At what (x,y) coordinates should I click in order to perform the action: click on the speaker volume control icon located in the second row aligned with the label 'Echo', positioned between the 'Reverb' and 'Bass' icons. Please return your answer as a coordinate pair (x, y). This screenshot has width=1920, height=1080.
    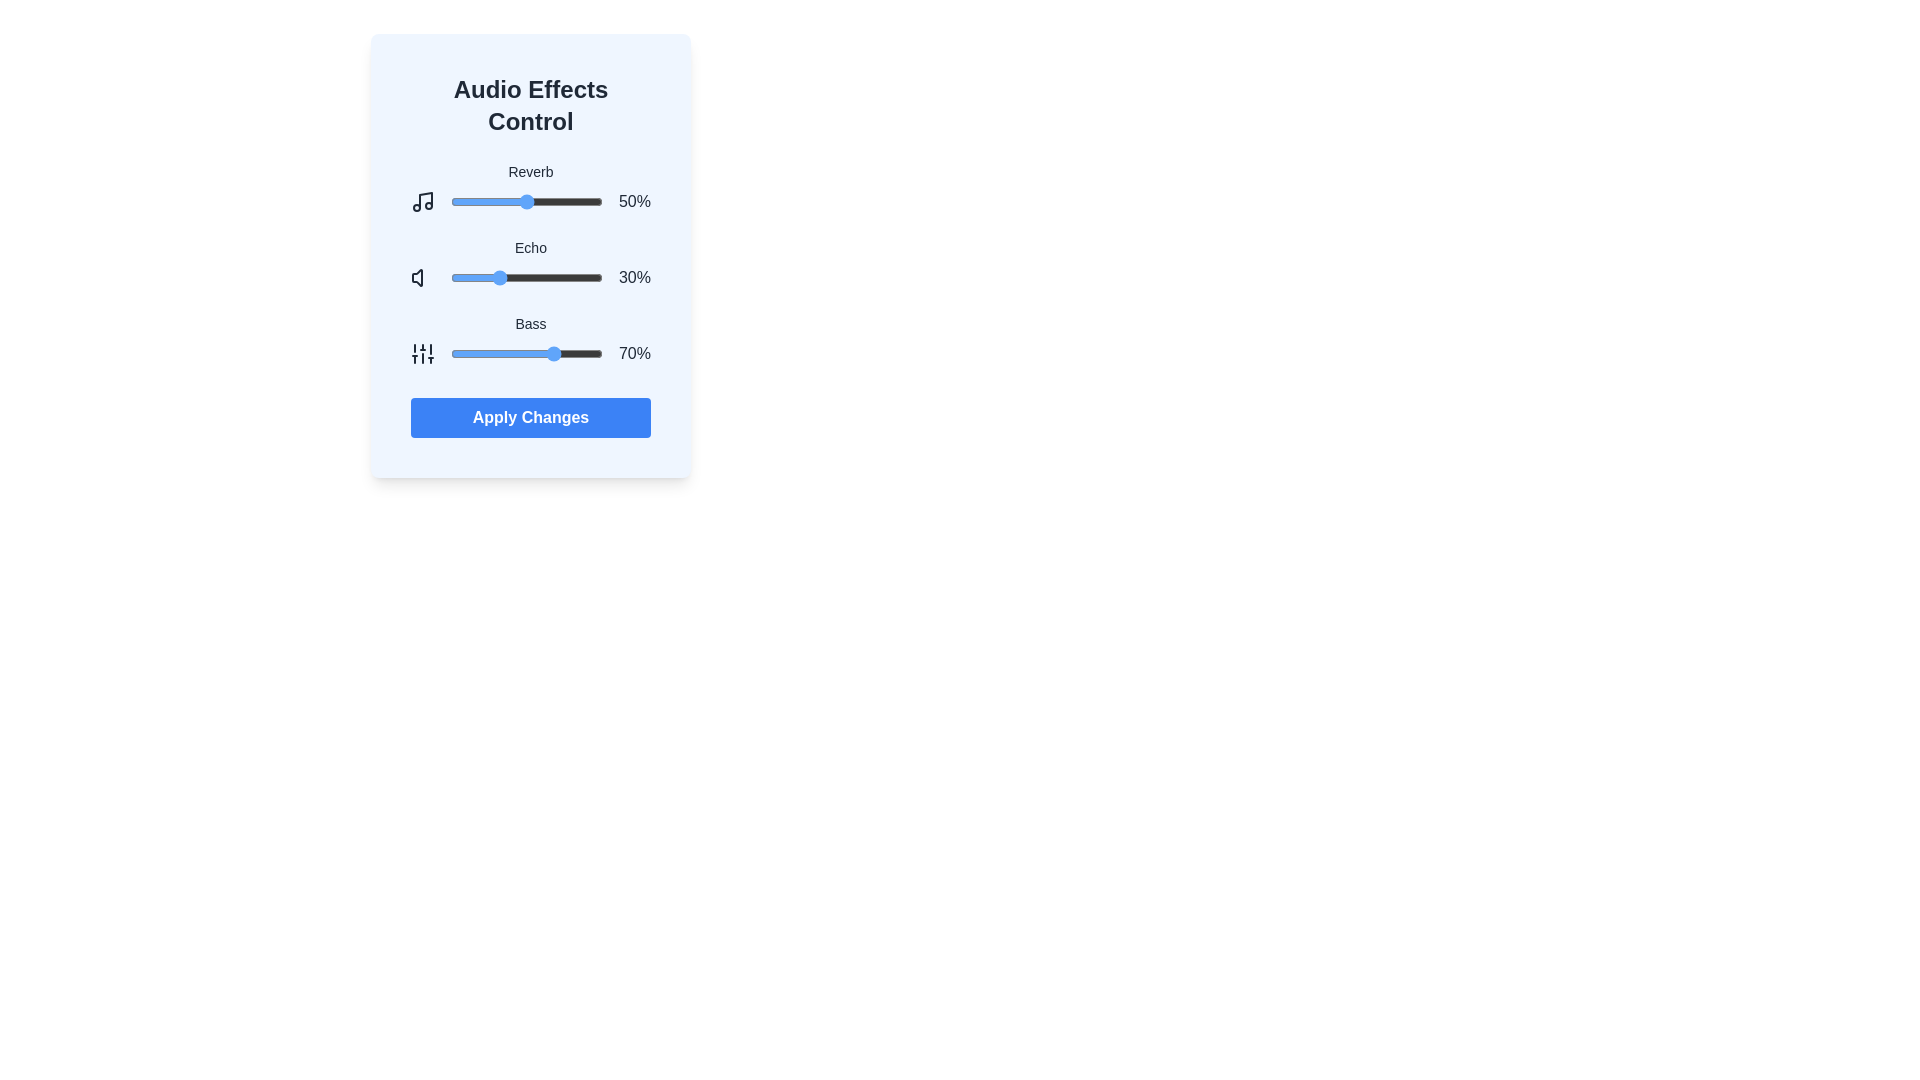
    Looking at the image, I should click on (416, 277).